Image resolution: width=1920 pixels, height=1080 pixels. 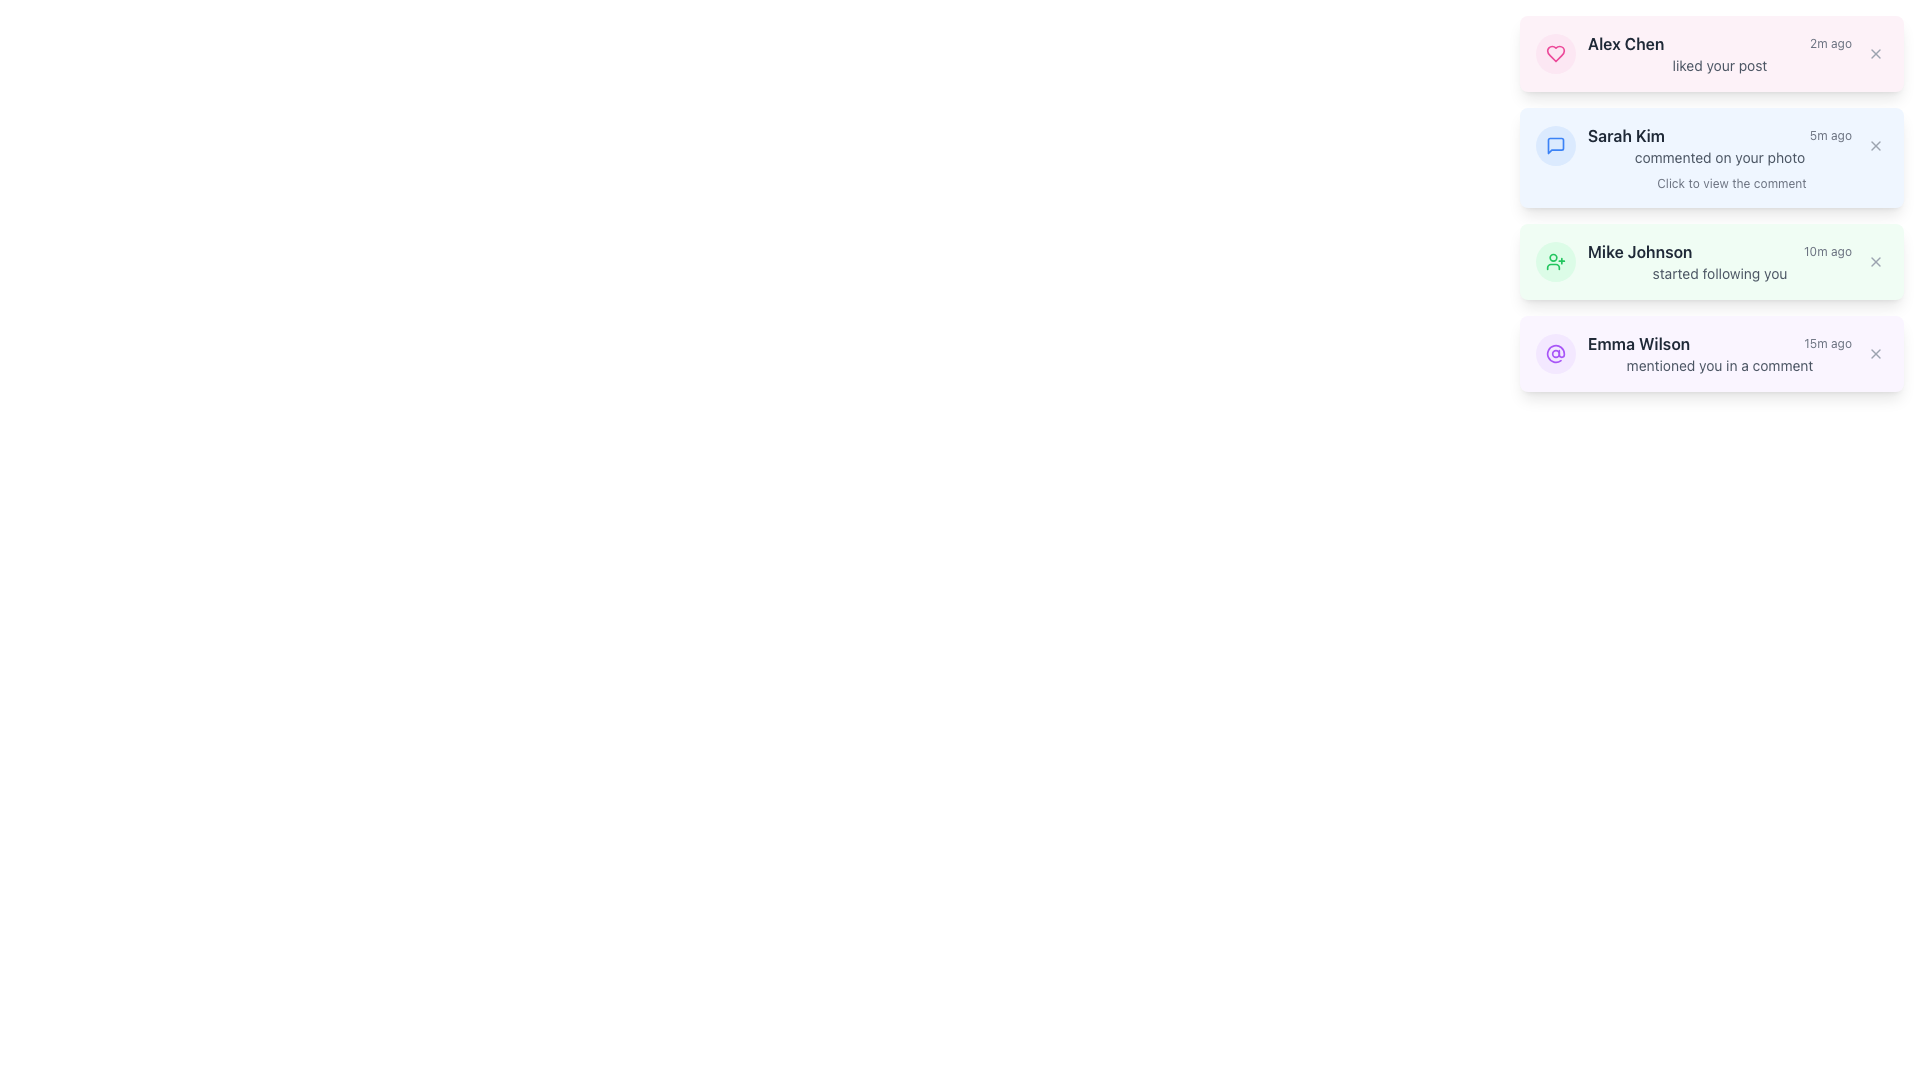 I want to click on the status of the heart-shaped icon indicating 'like' within the notification card from Alex Chen, so click(x=1554, y=53).